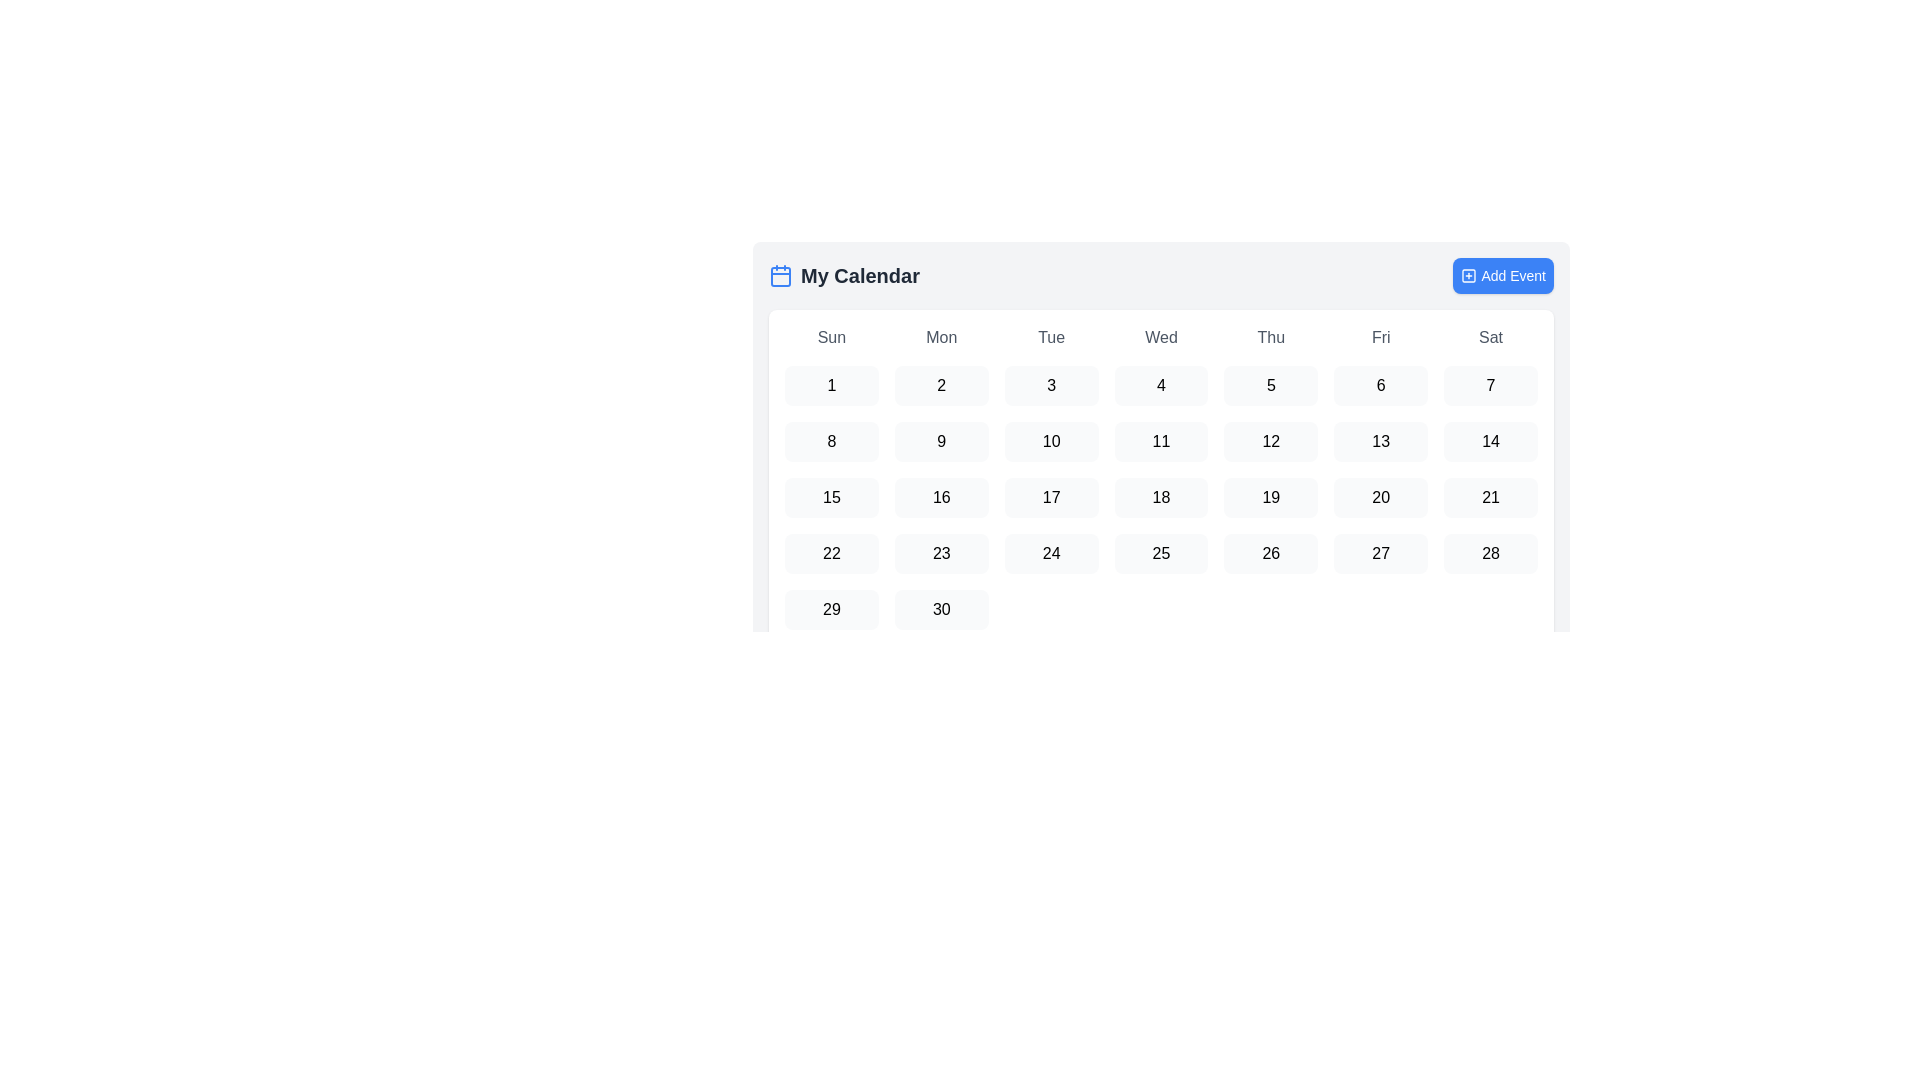 This screenshot has width=1920, height=1080. What do you see at coordinates (940, 385) in the screenshot?
I see `the calendar cell displaying the number '2'` at bounding box center [940, 385].